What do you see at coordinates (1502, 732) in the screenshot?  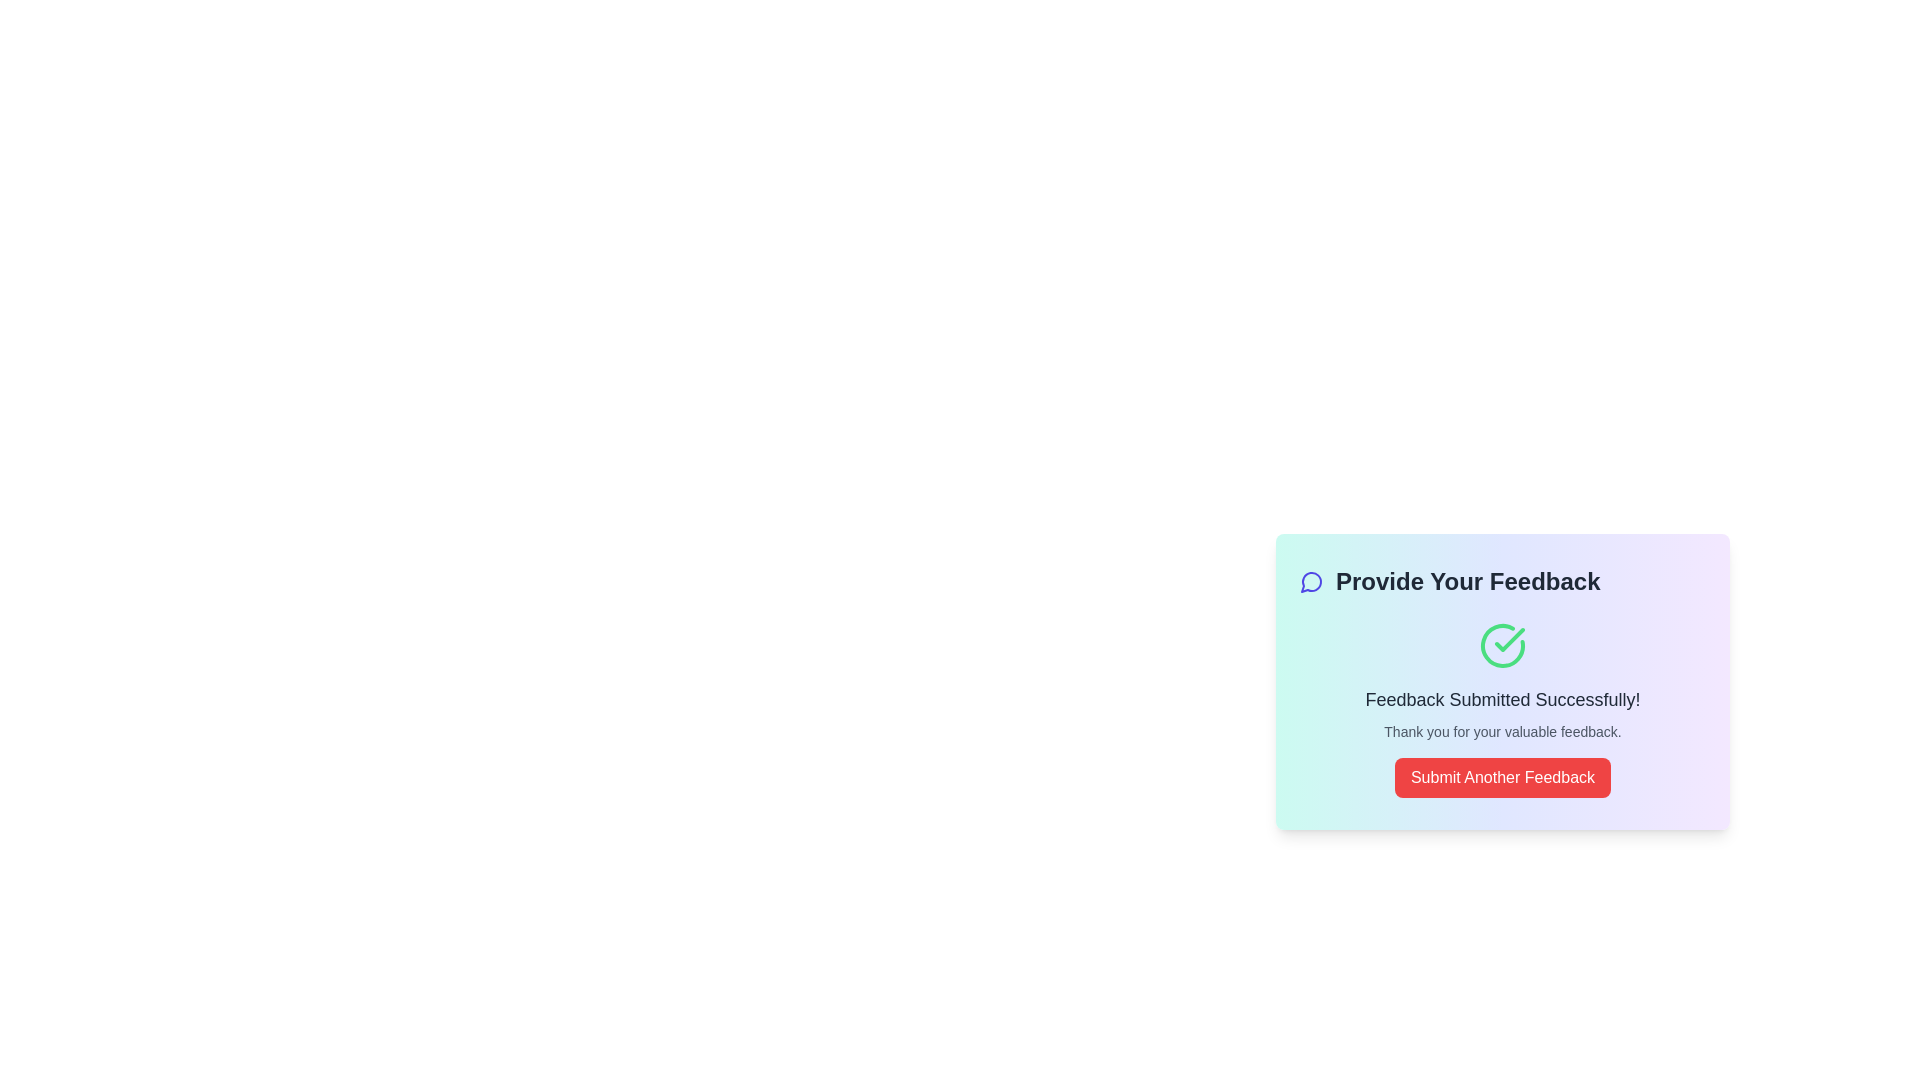 I see `the confirmation text label that thanks the user for their feedback, which is located below the 'Feedback Submitted Successfully!' message and above the 'Submit Another Feedback' red button` at bounding box center [1502, 732].